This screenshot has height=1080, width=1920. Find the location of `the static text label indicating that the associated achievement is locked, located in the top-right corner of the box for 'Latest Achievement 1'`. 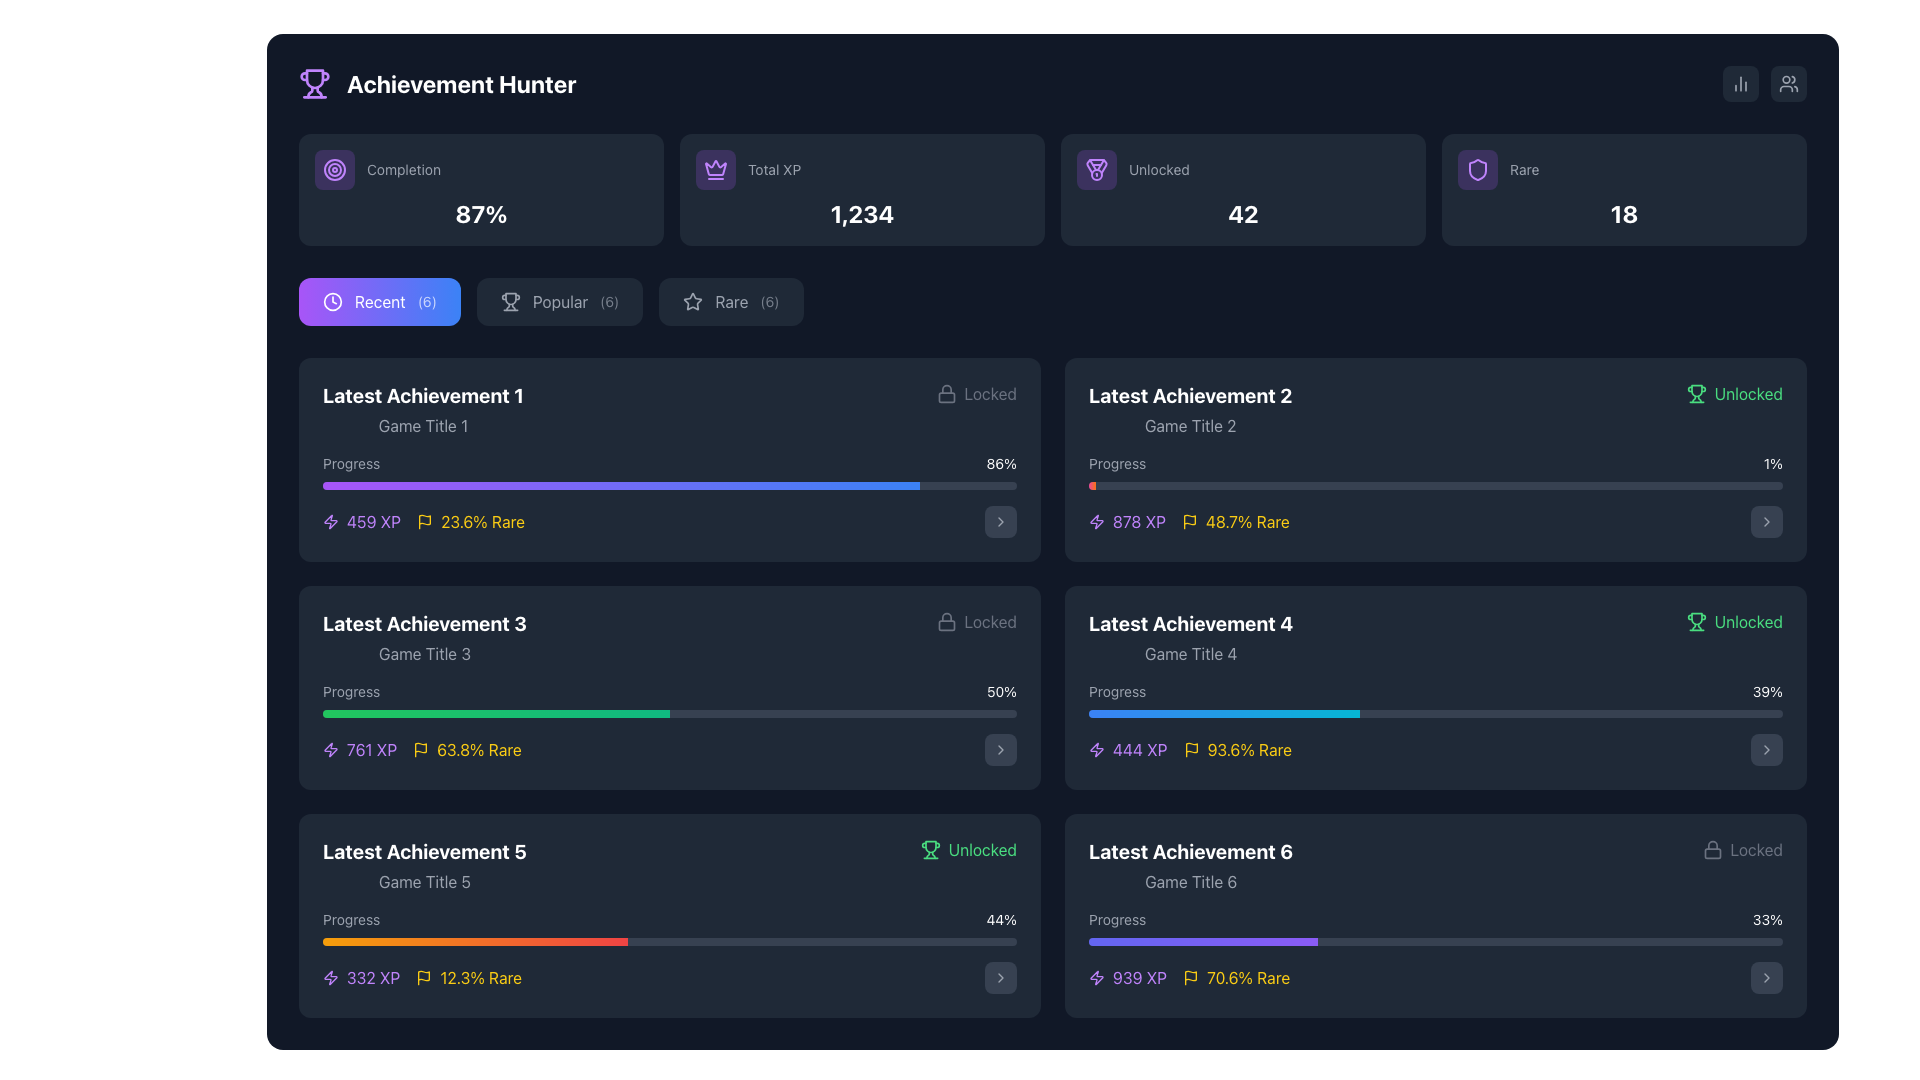

the static text label indicating that the associated achievement is locked, located in the top-right corner of the box for 'Latest Achievement 1' is located at coordinates (990, 393).